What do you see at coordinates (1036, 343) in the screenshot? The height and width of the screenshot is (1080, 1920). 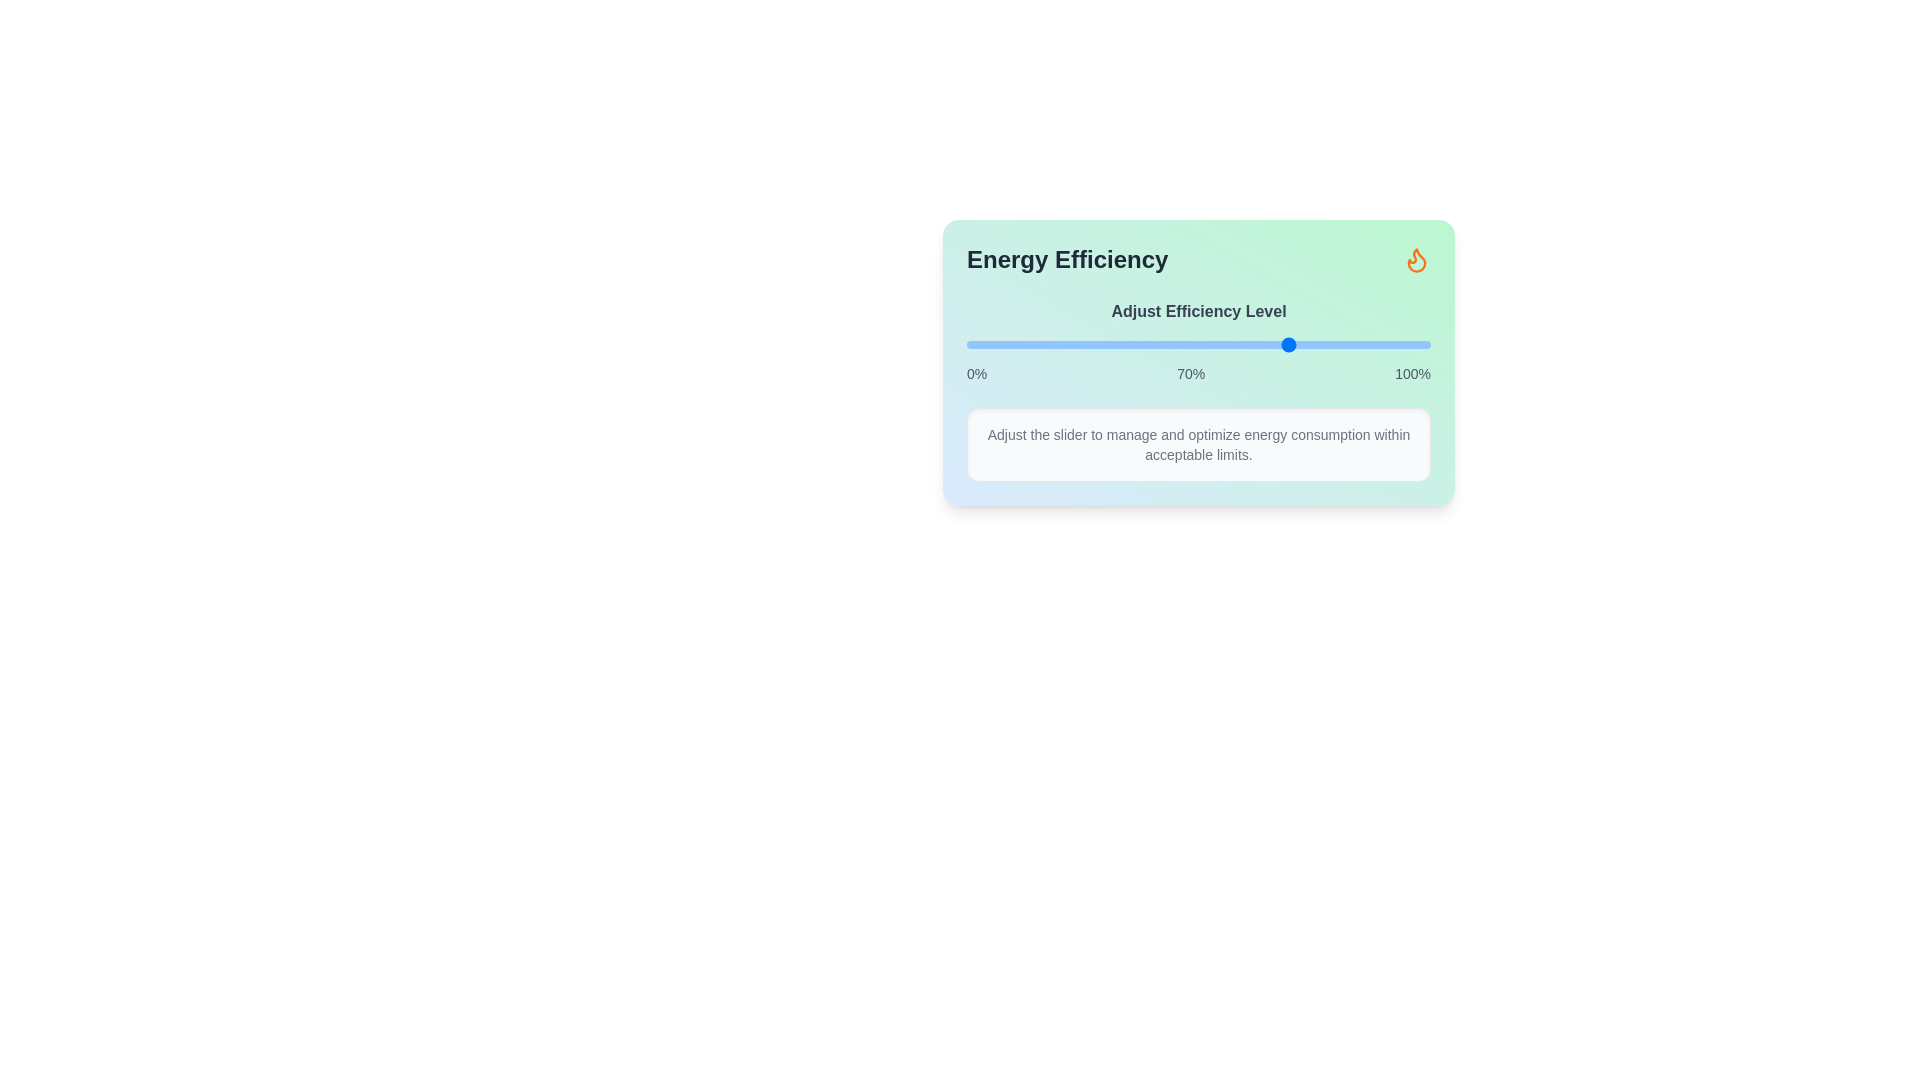 I see `the energy efficiency level to 15% by interacting with the slider` at bounding box center [1036, 343].